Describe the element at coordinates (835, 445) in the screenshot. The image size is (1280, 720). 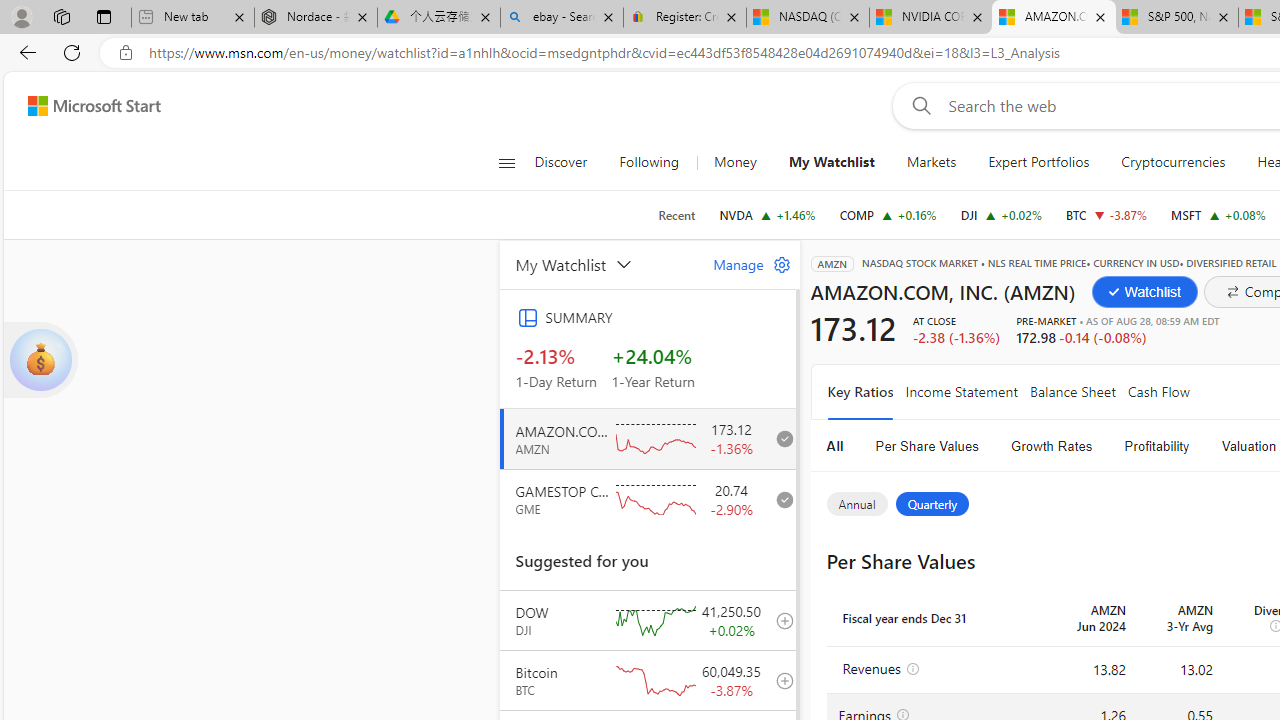
I see `'All'` at that location.